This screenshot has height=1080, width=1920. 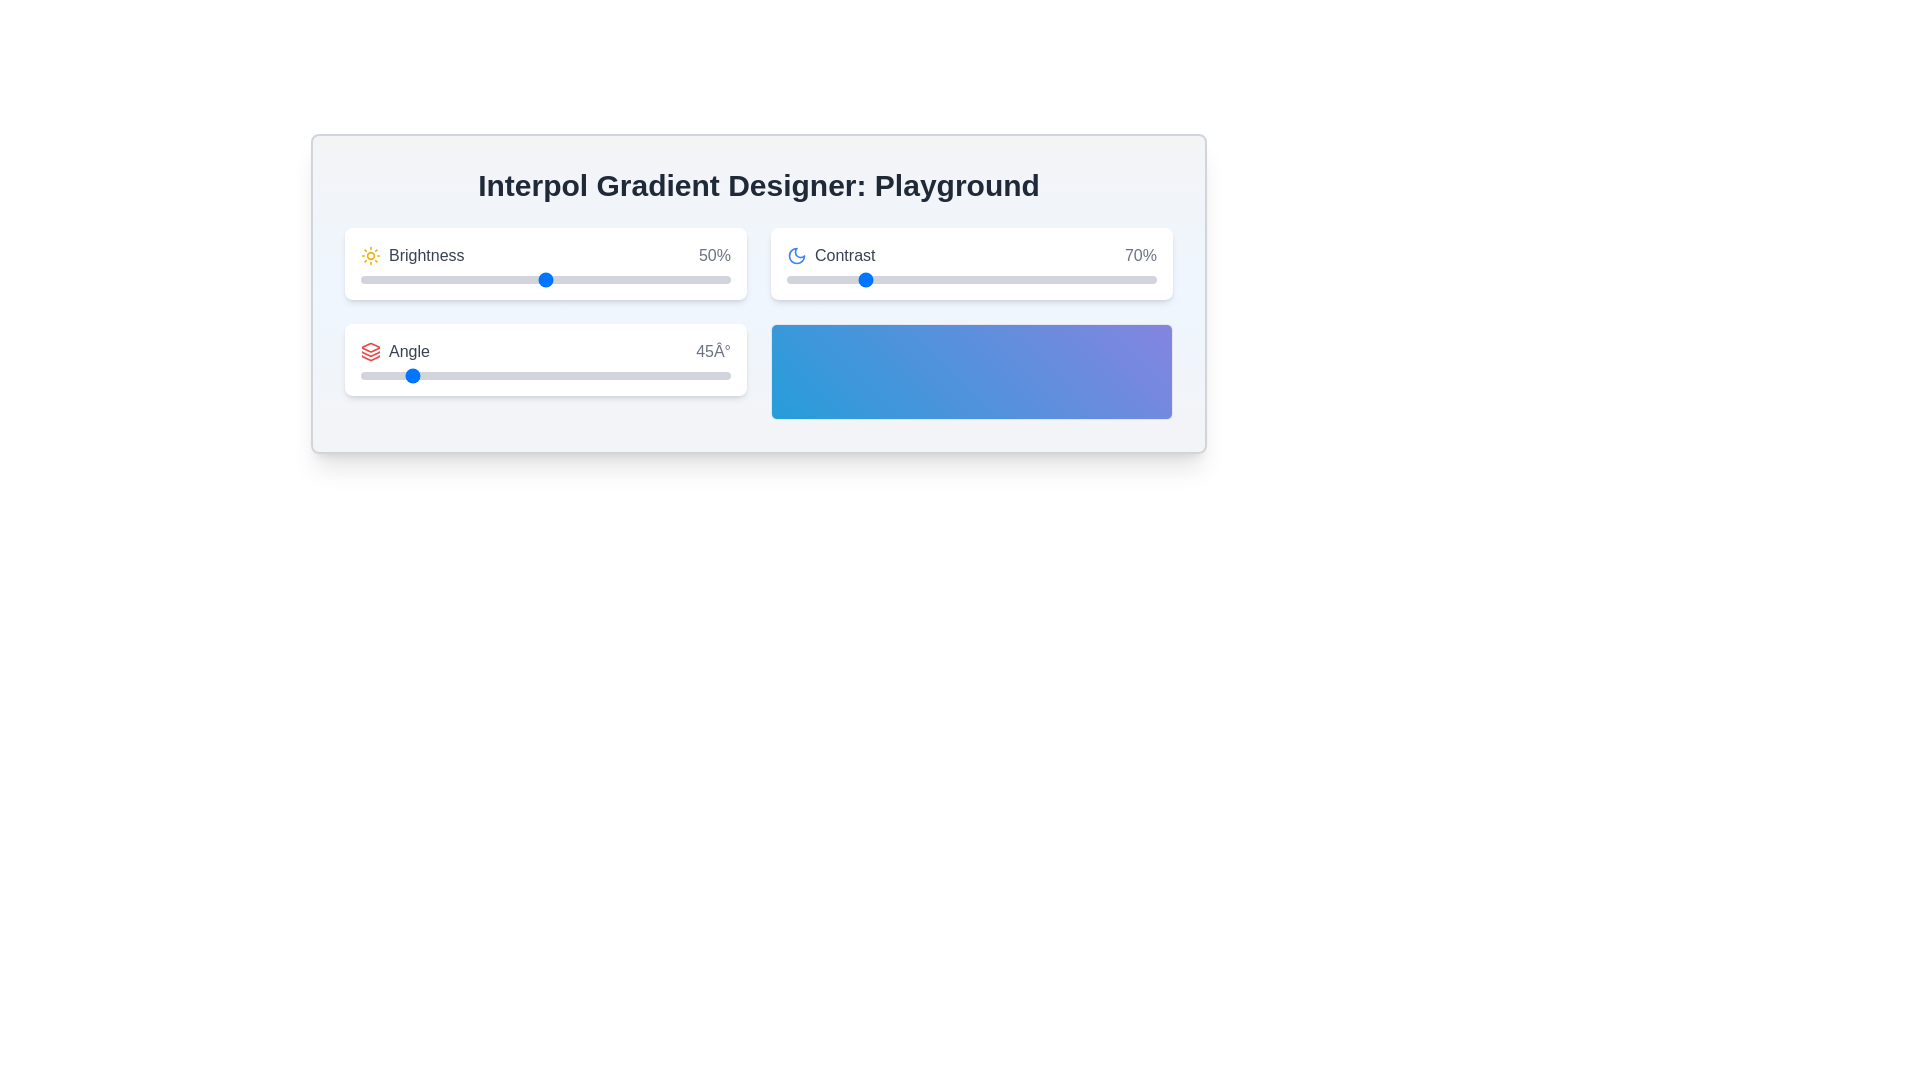 What do you see at coordinates (660, 280) in the screenshot?
I see `brightness level` at bounding box center [660, 280].